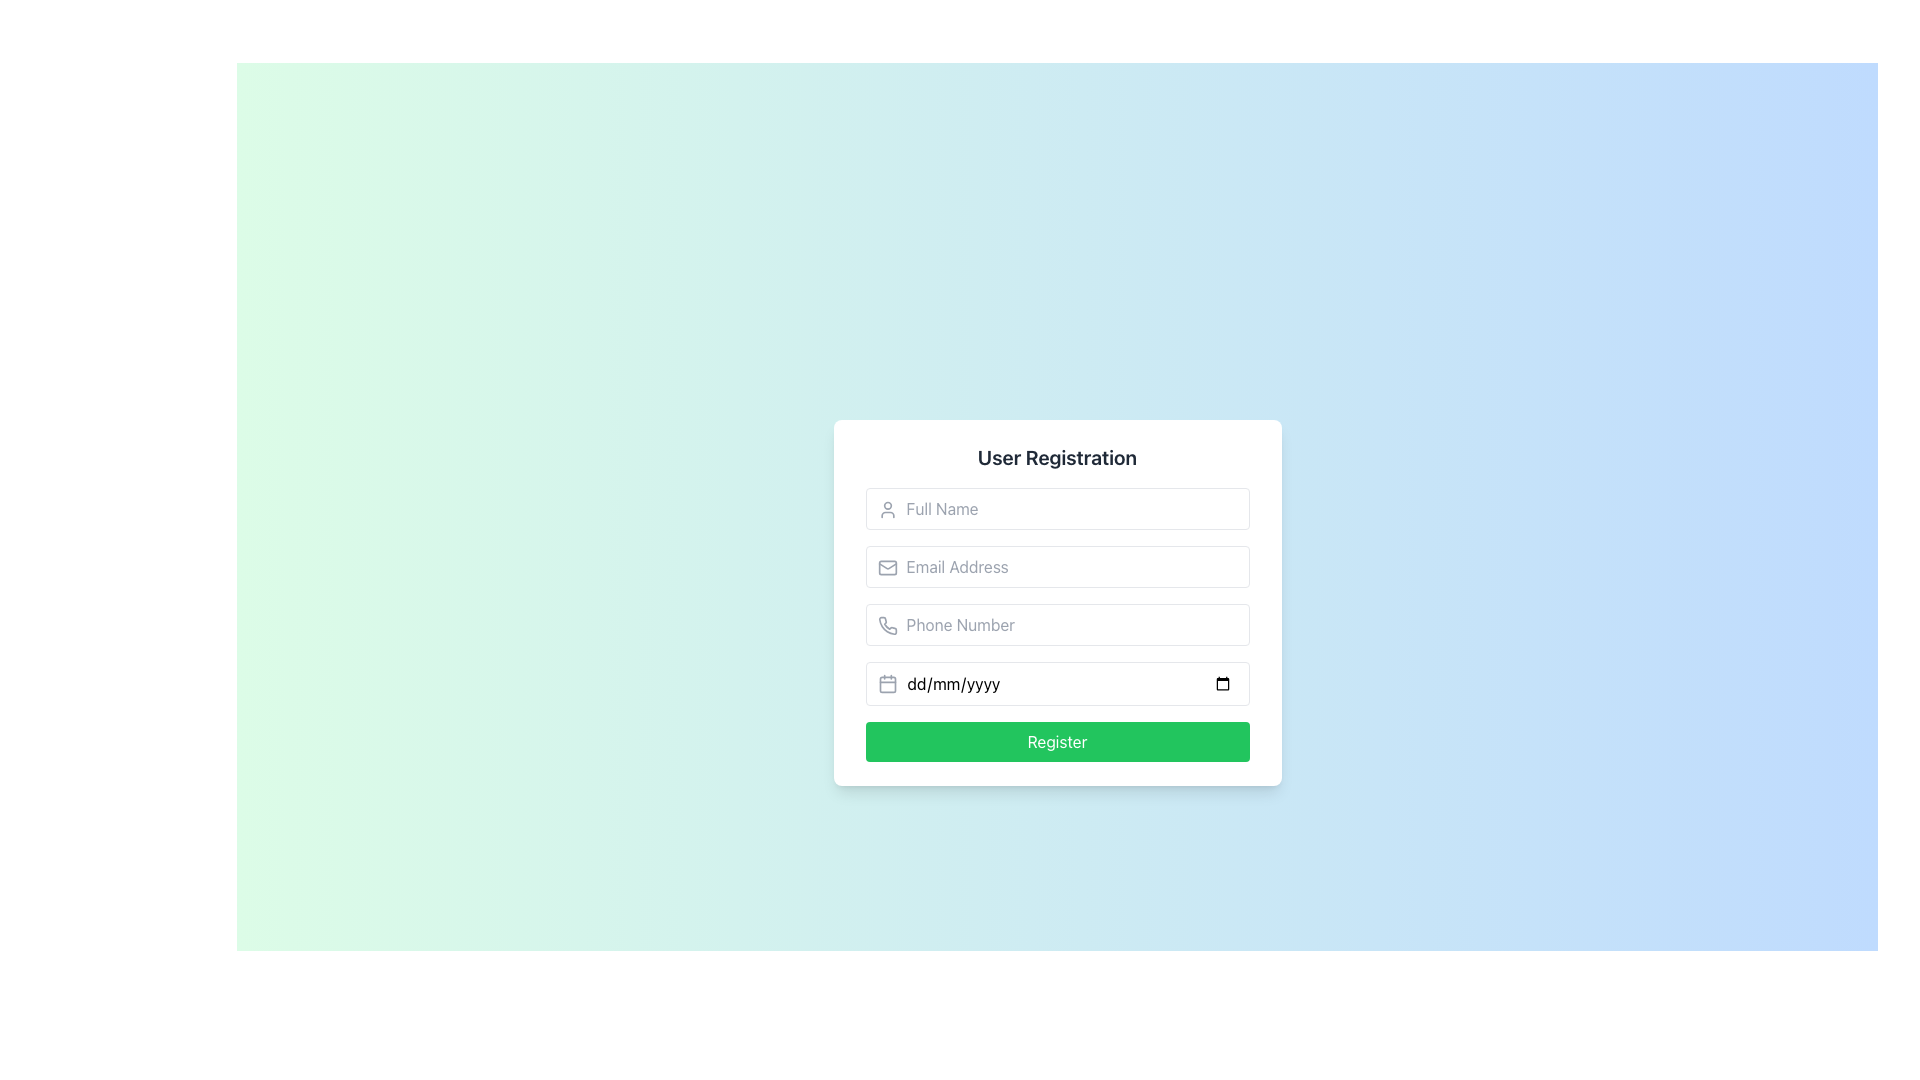 The image size is (1920, 1080). Describe the element at coordinates (886, 624) in the screenshot. I see `the small gray phone icon with rounded edges located to the left of the 'Phone Number' input field in the 'User Registration' form` at that location.